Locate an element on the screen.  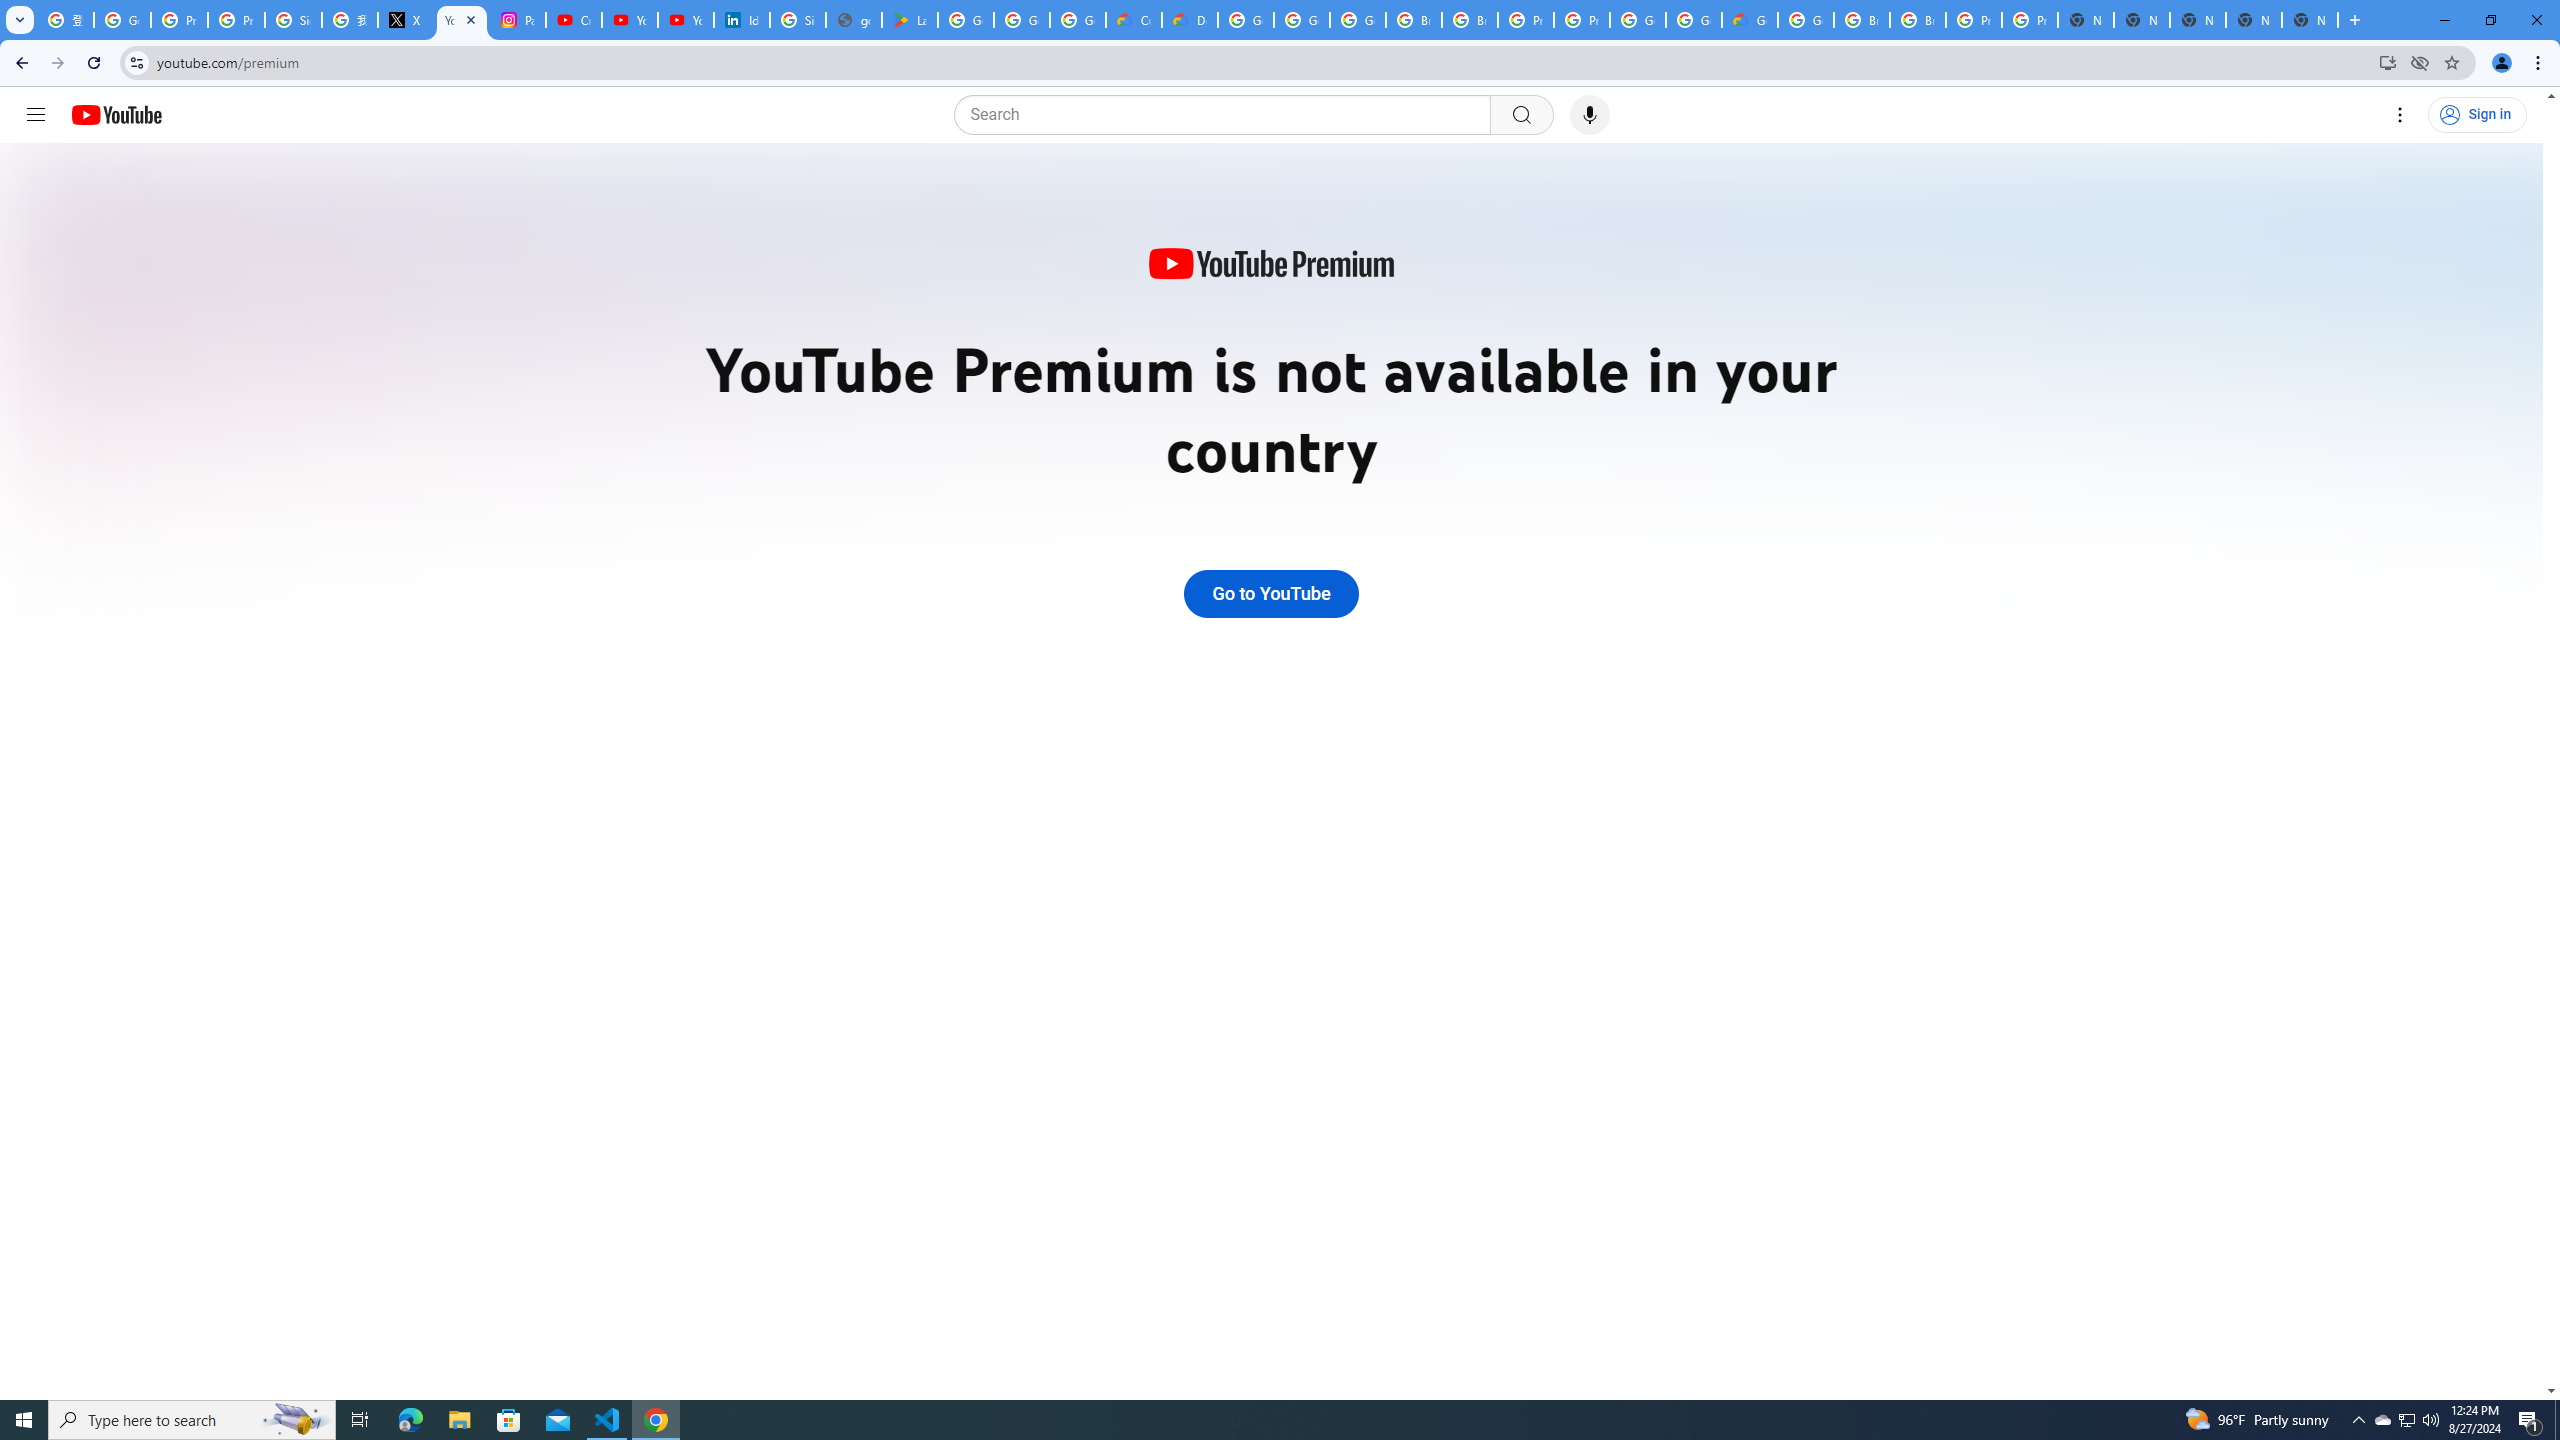
'Install YouTube' is located at coordinates (2388, 61).